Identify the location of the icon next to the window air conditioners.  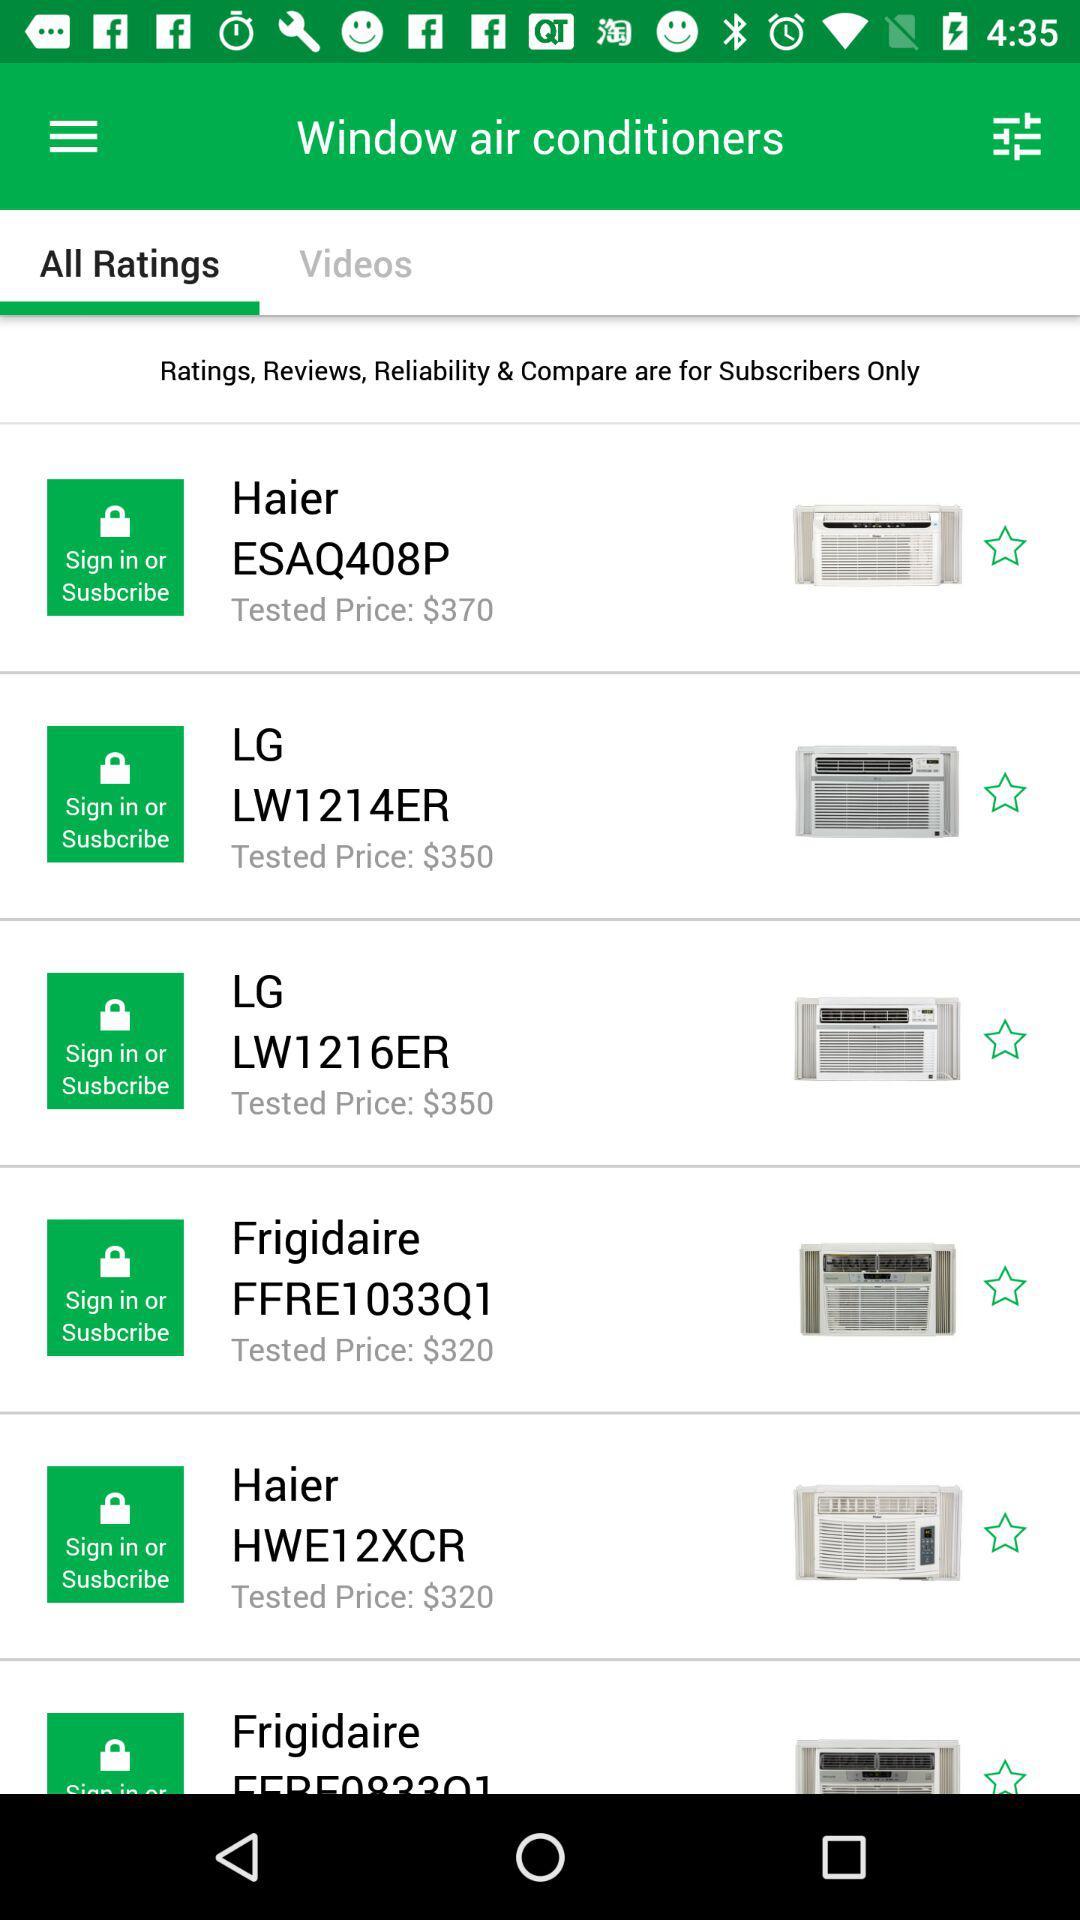
(1017, 135).